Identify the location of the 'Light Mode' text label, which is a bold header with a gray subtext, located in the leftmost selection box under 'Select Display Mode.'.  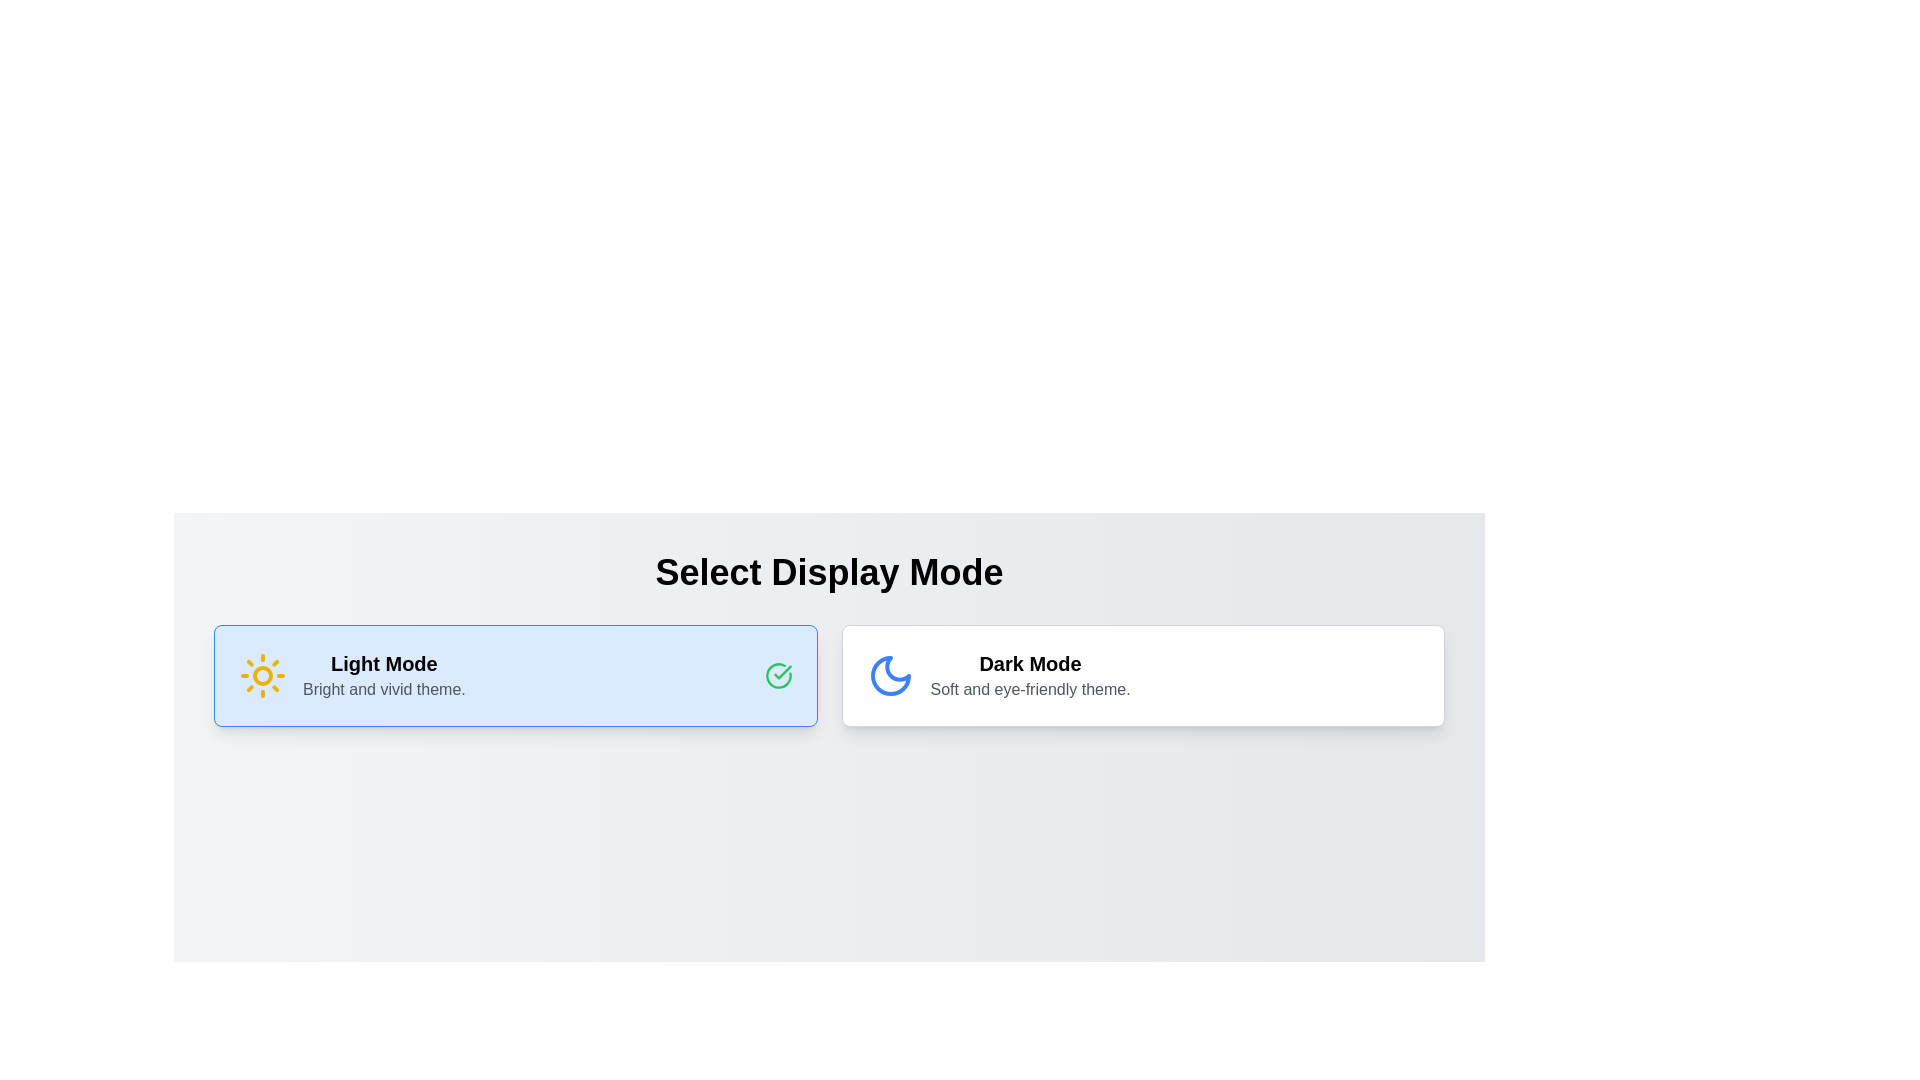
(384, 675).